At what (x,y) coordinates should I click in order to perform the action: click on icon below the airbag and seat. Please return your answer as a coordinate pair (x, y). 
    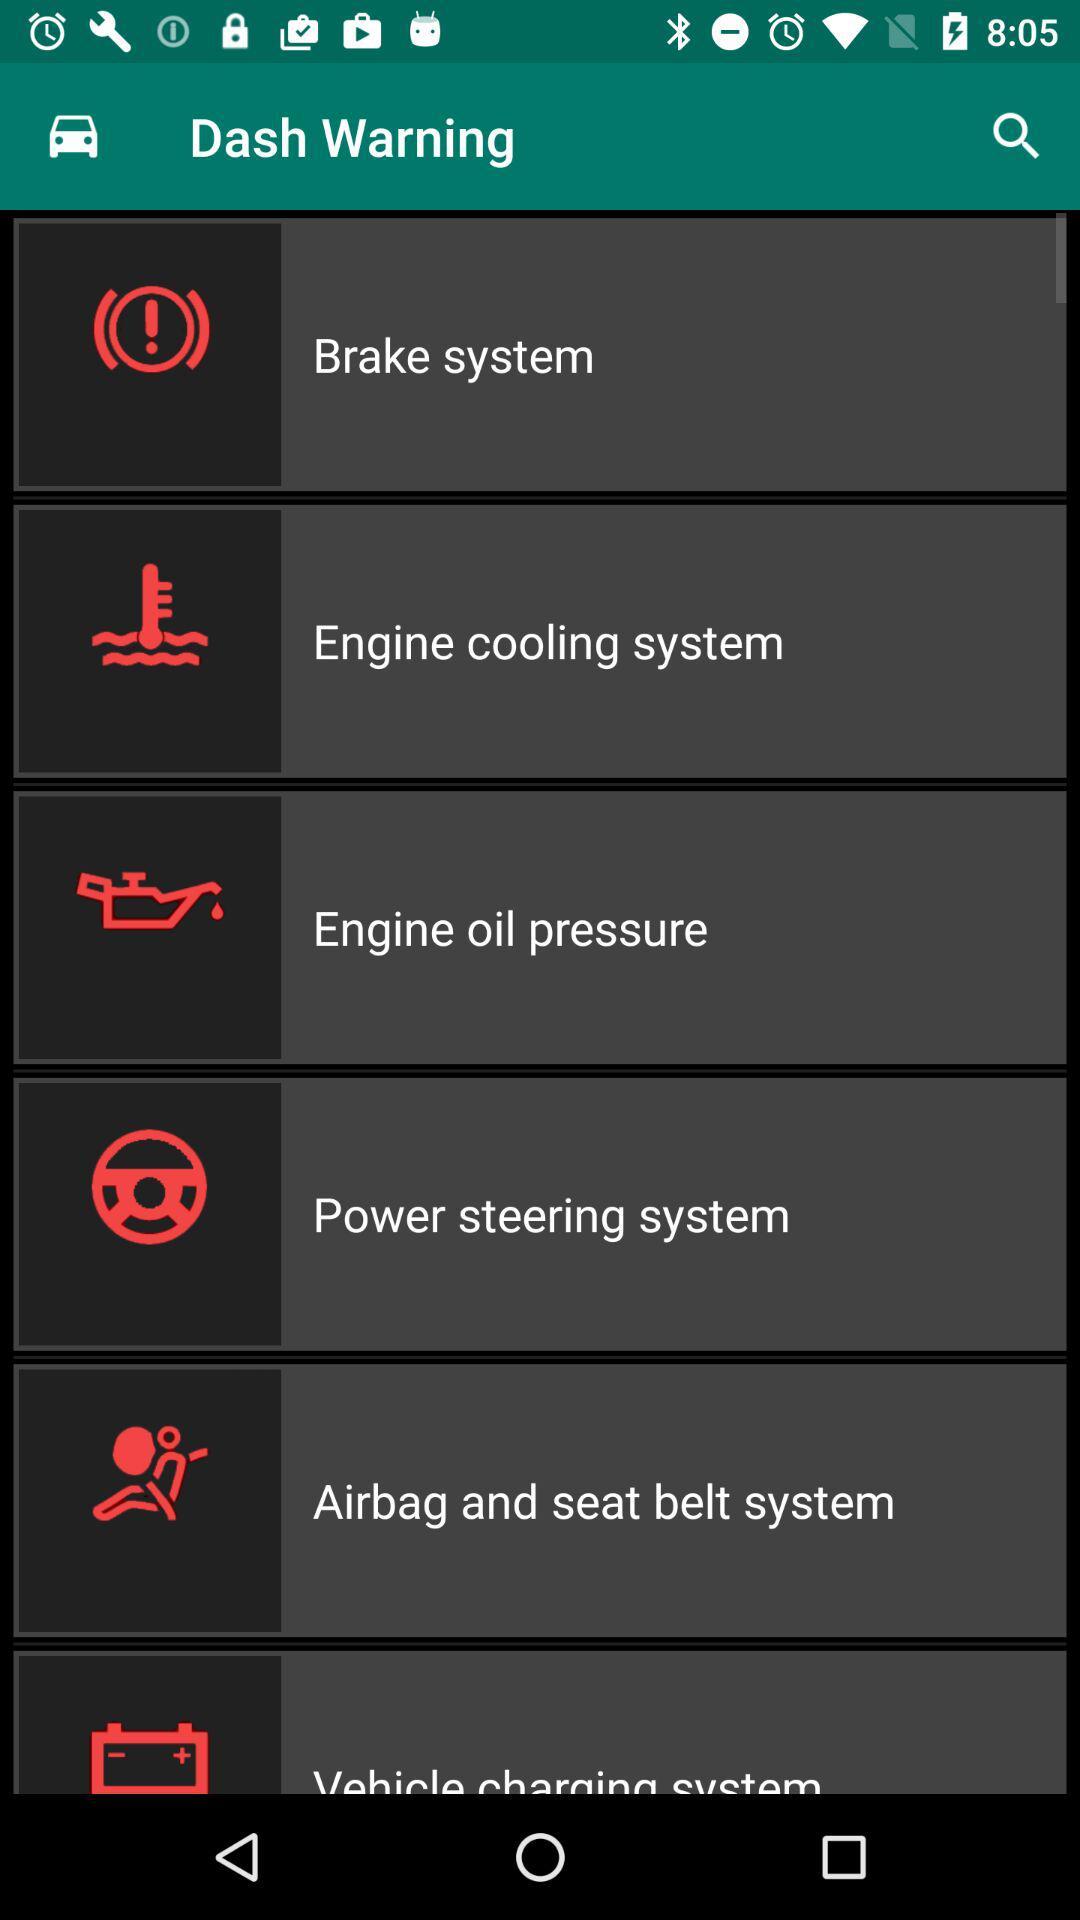
    Looking at the image, I should click on (688, 1721).